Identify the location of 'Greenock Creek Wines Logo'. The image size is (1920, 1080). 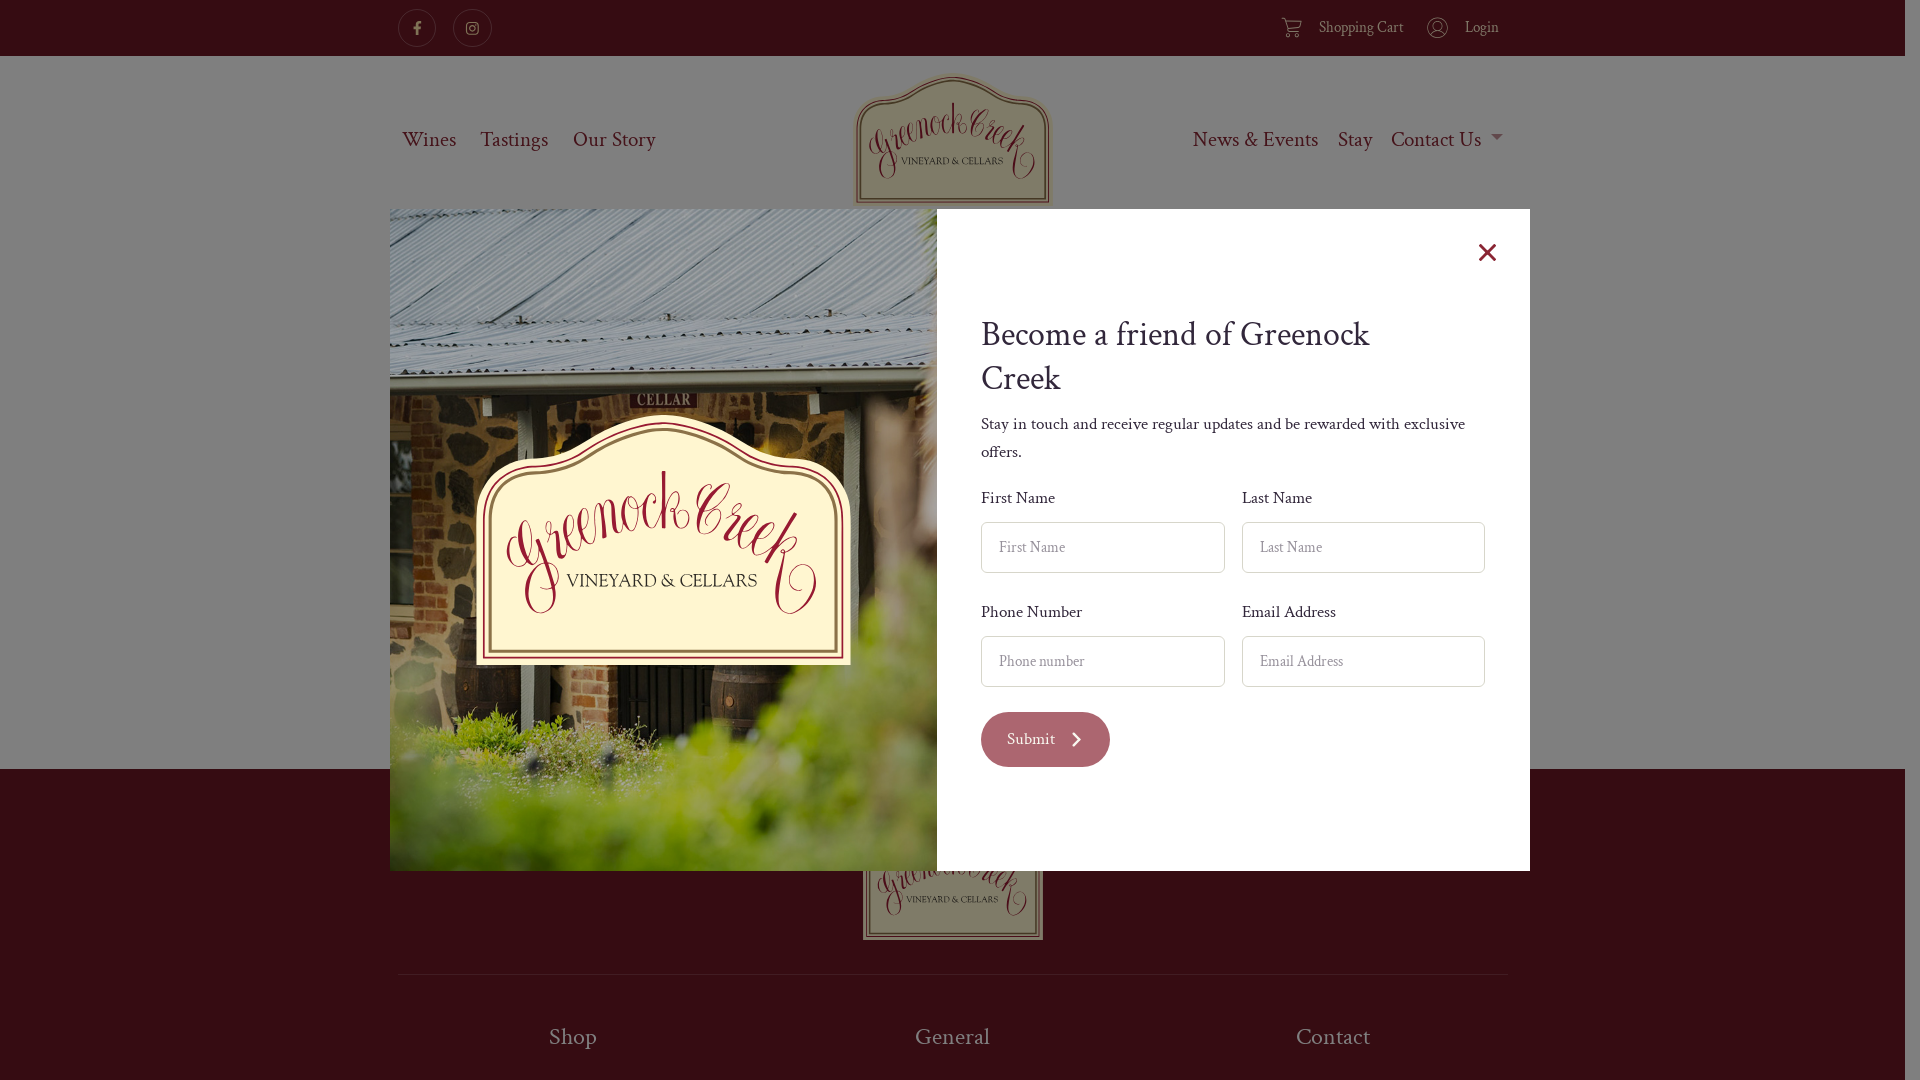
(950, 138).